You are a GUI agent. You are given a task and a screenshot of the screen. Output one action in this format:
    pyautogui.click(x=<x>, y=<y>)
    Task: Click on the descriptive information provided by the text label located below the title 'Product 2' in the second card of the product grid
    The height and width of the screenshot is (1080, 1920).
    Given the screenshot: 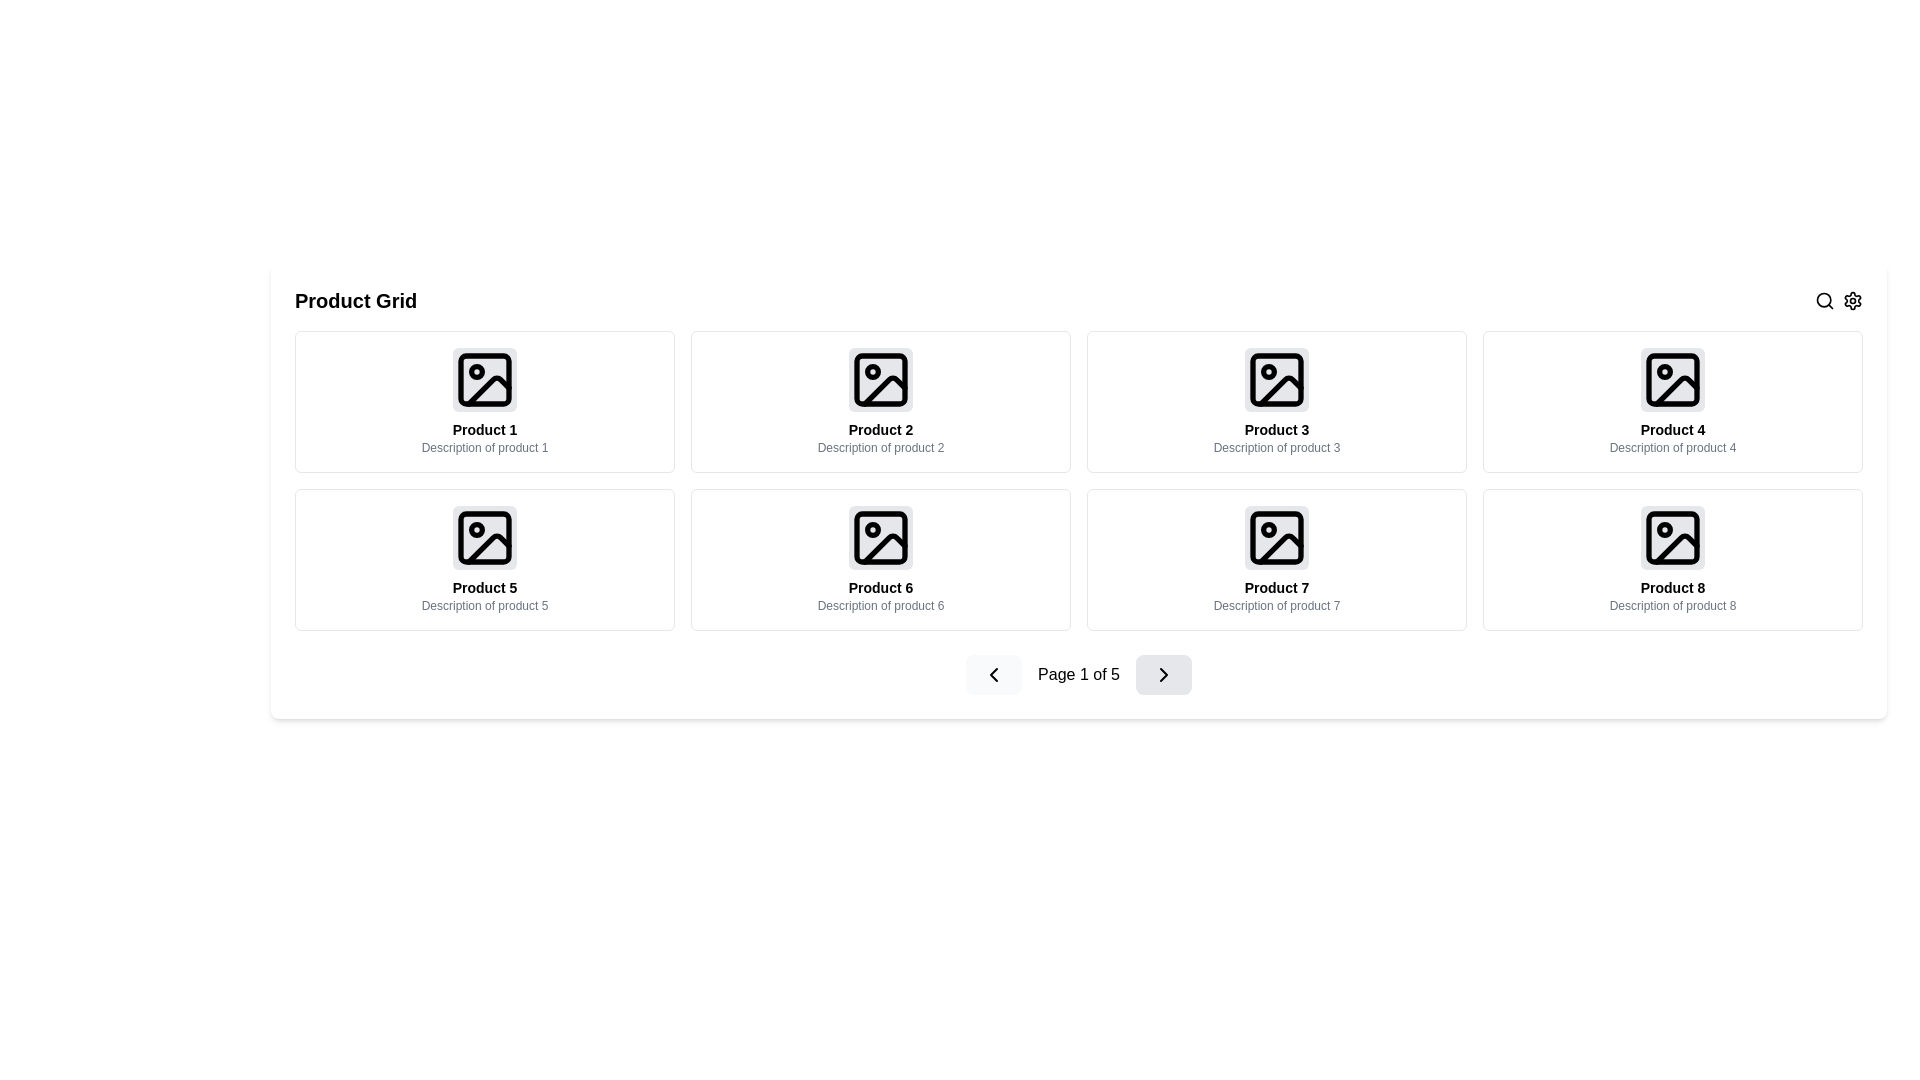 What is the action you would take?
    pyautogui.click(x=880, y=446)
    